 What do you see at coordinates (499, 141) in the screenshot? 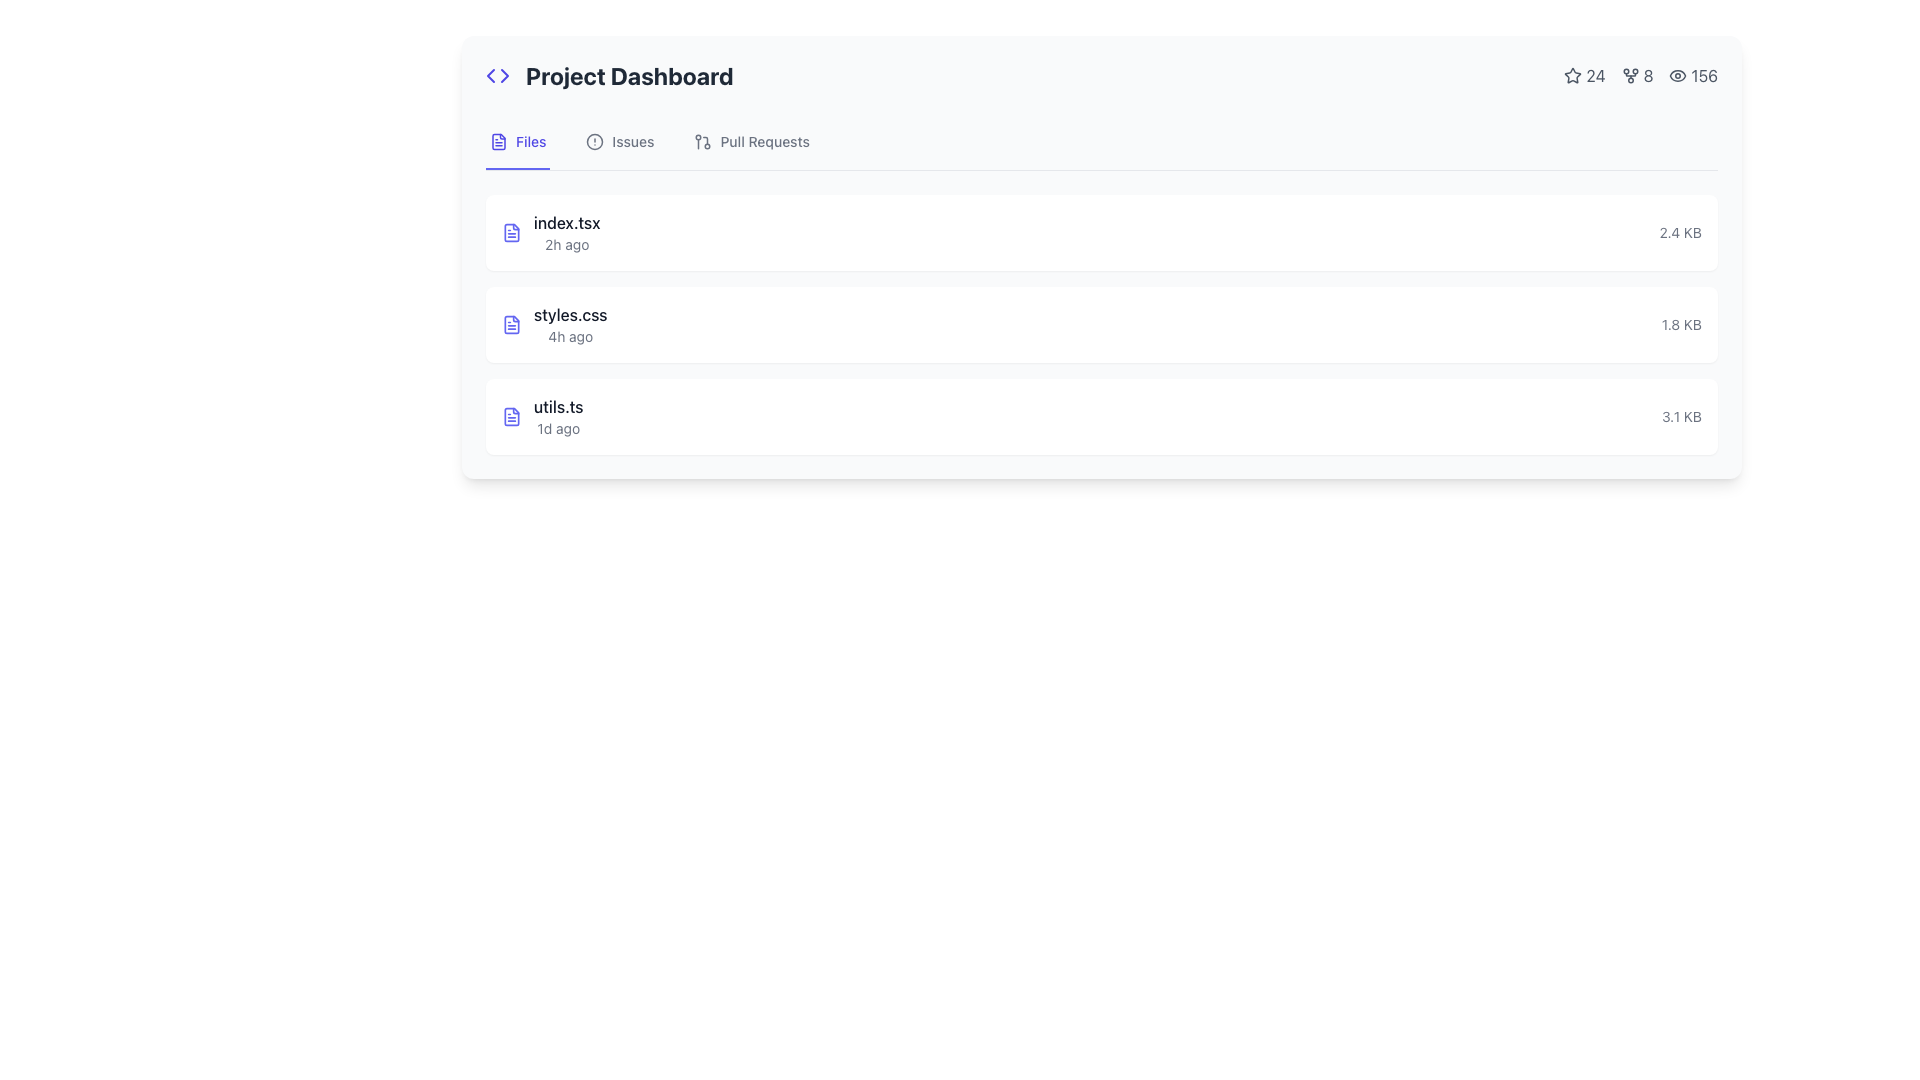
I see `file icon located to the left of the 'Files' tab label in the navigation bar of the 'Project Dashboard' section for style or metadata` at bounding box center [499, 141].